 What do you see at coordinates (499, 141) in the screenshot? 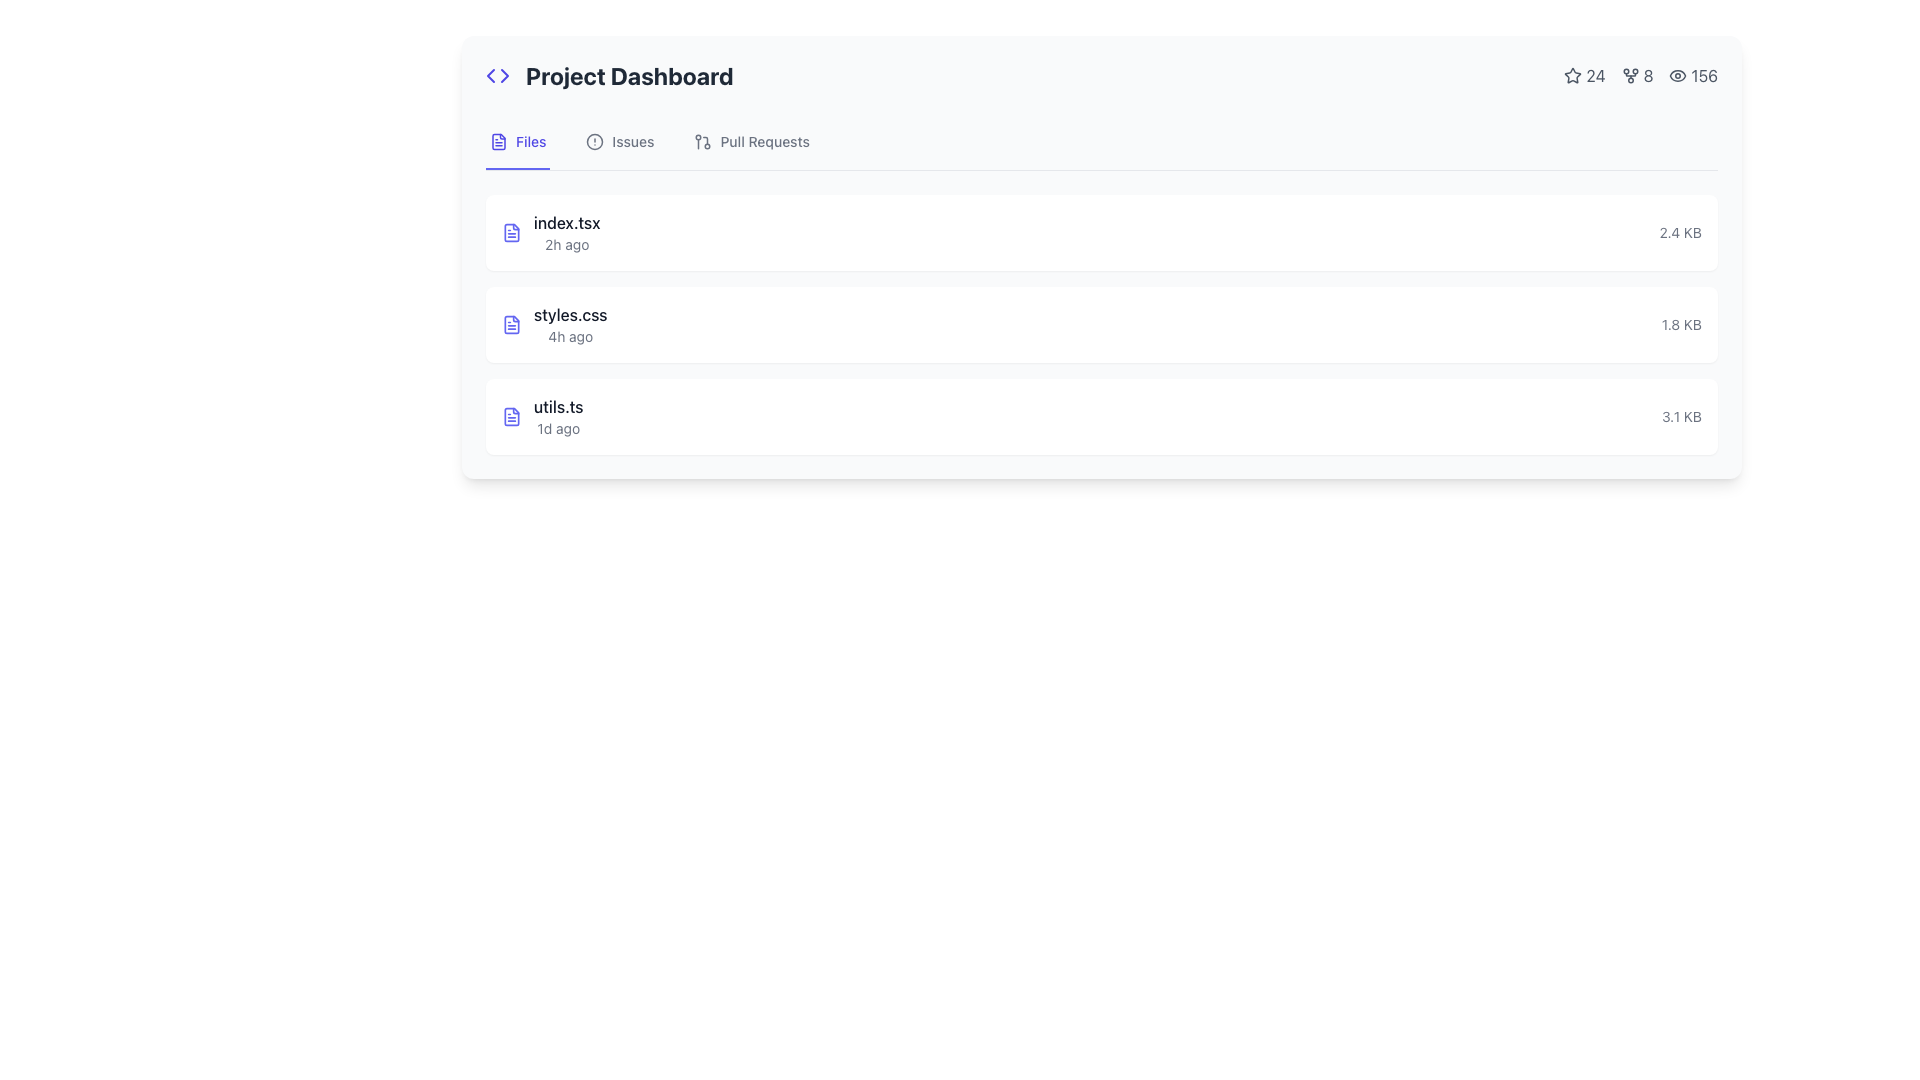
I see `file icon located to the left of the 'Files' tab label in the navigation bar of the 'Project Dashboard' section for style or metadata` at bounding box center [499, 141].